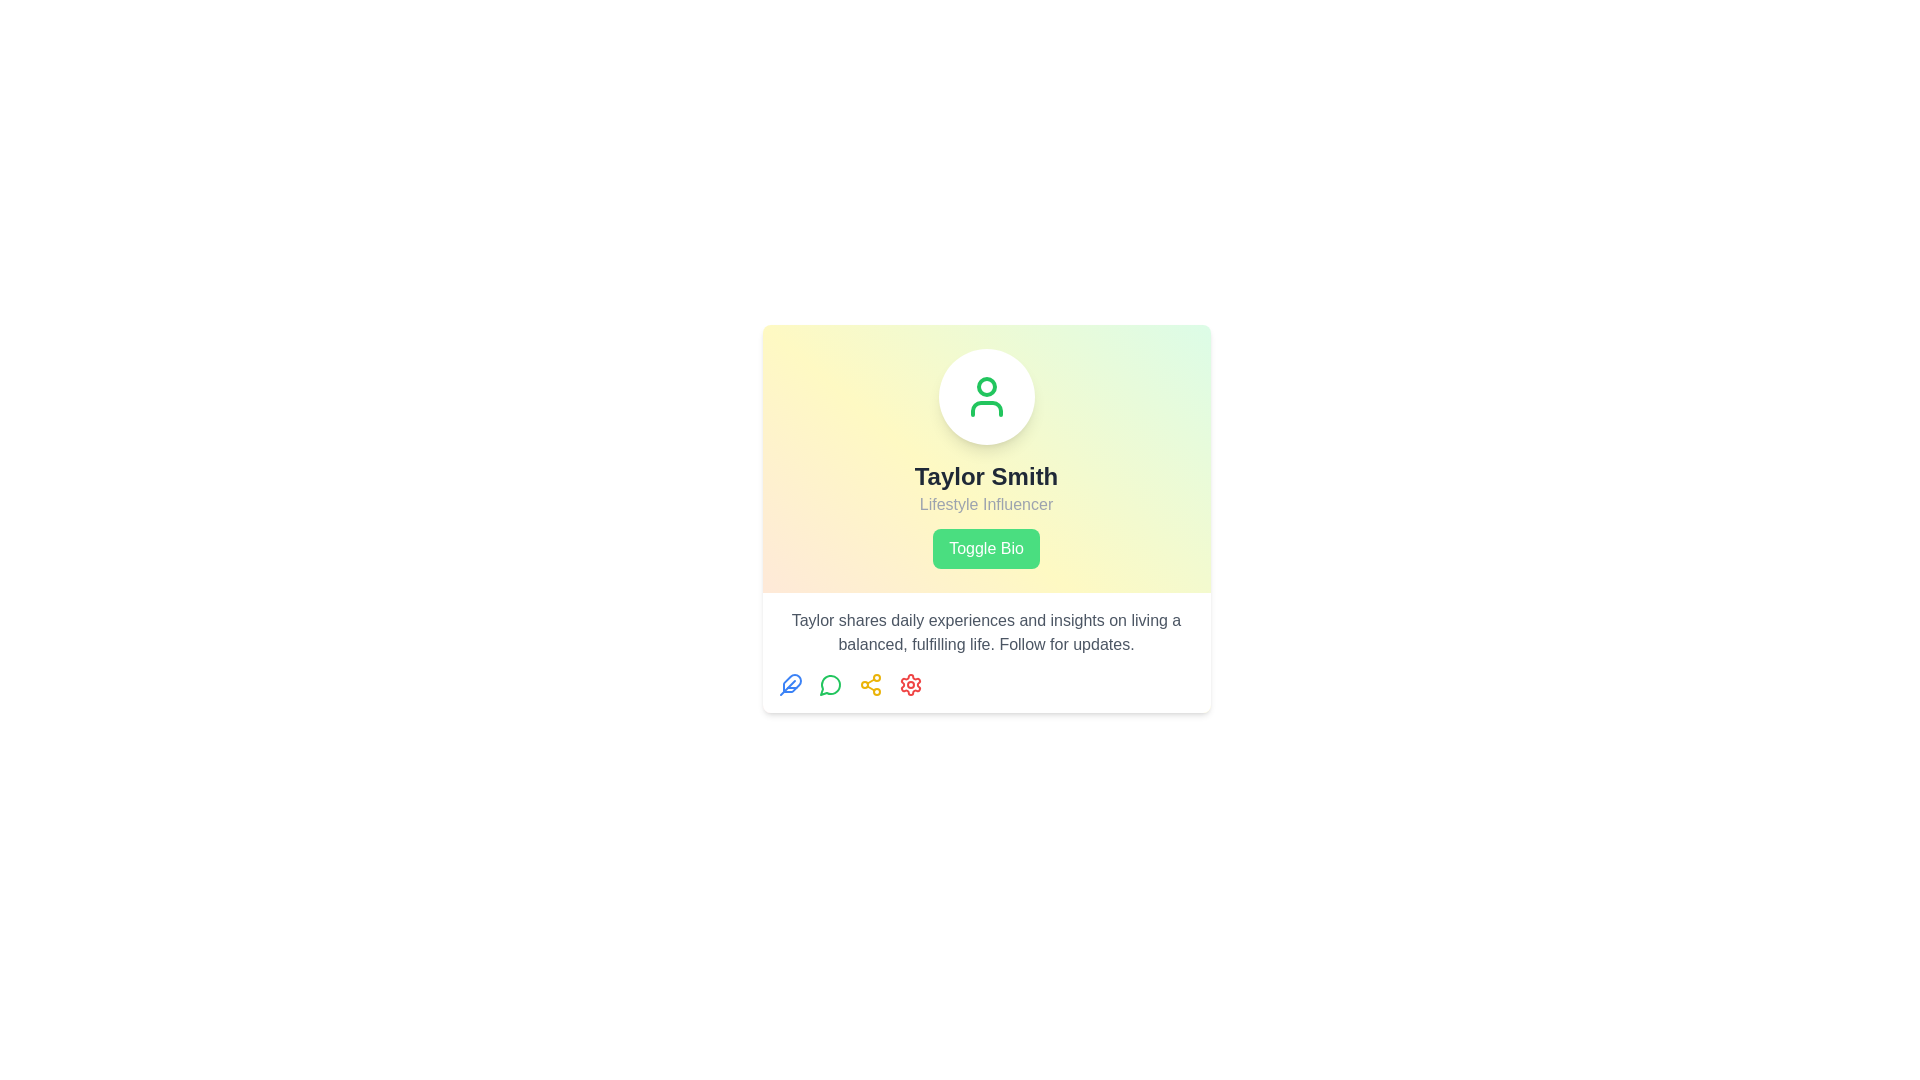 The height and width of the screenshot is (1080, 1920). What do you see at coordinates (909, 684) in the screenshot?
I see `the settings icon button located at the far right of the row of functional icons beneath the user information card` at bounding box center [909, 684].